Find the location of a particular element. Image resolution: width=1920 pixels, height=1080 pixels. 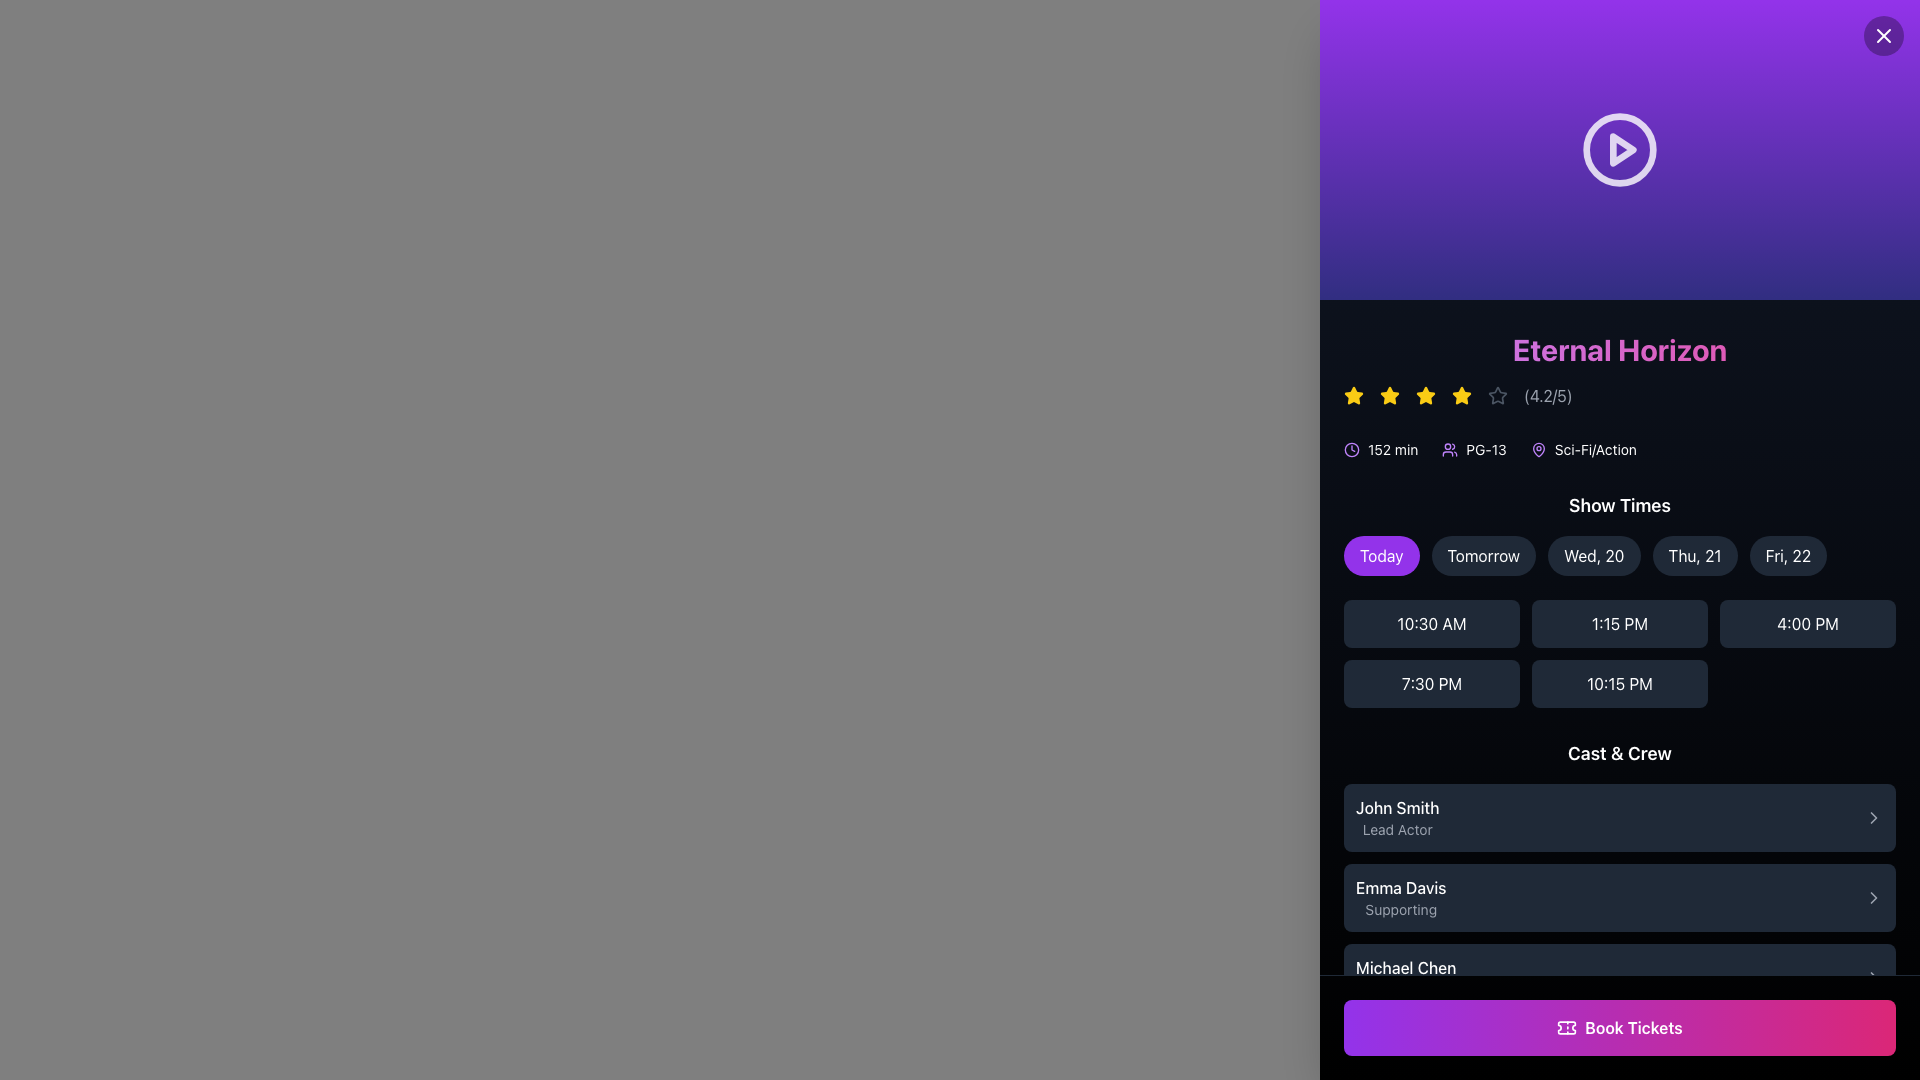

the 'Close' icon located at the top right corner of the modal is located at coordinates (1882, 35).